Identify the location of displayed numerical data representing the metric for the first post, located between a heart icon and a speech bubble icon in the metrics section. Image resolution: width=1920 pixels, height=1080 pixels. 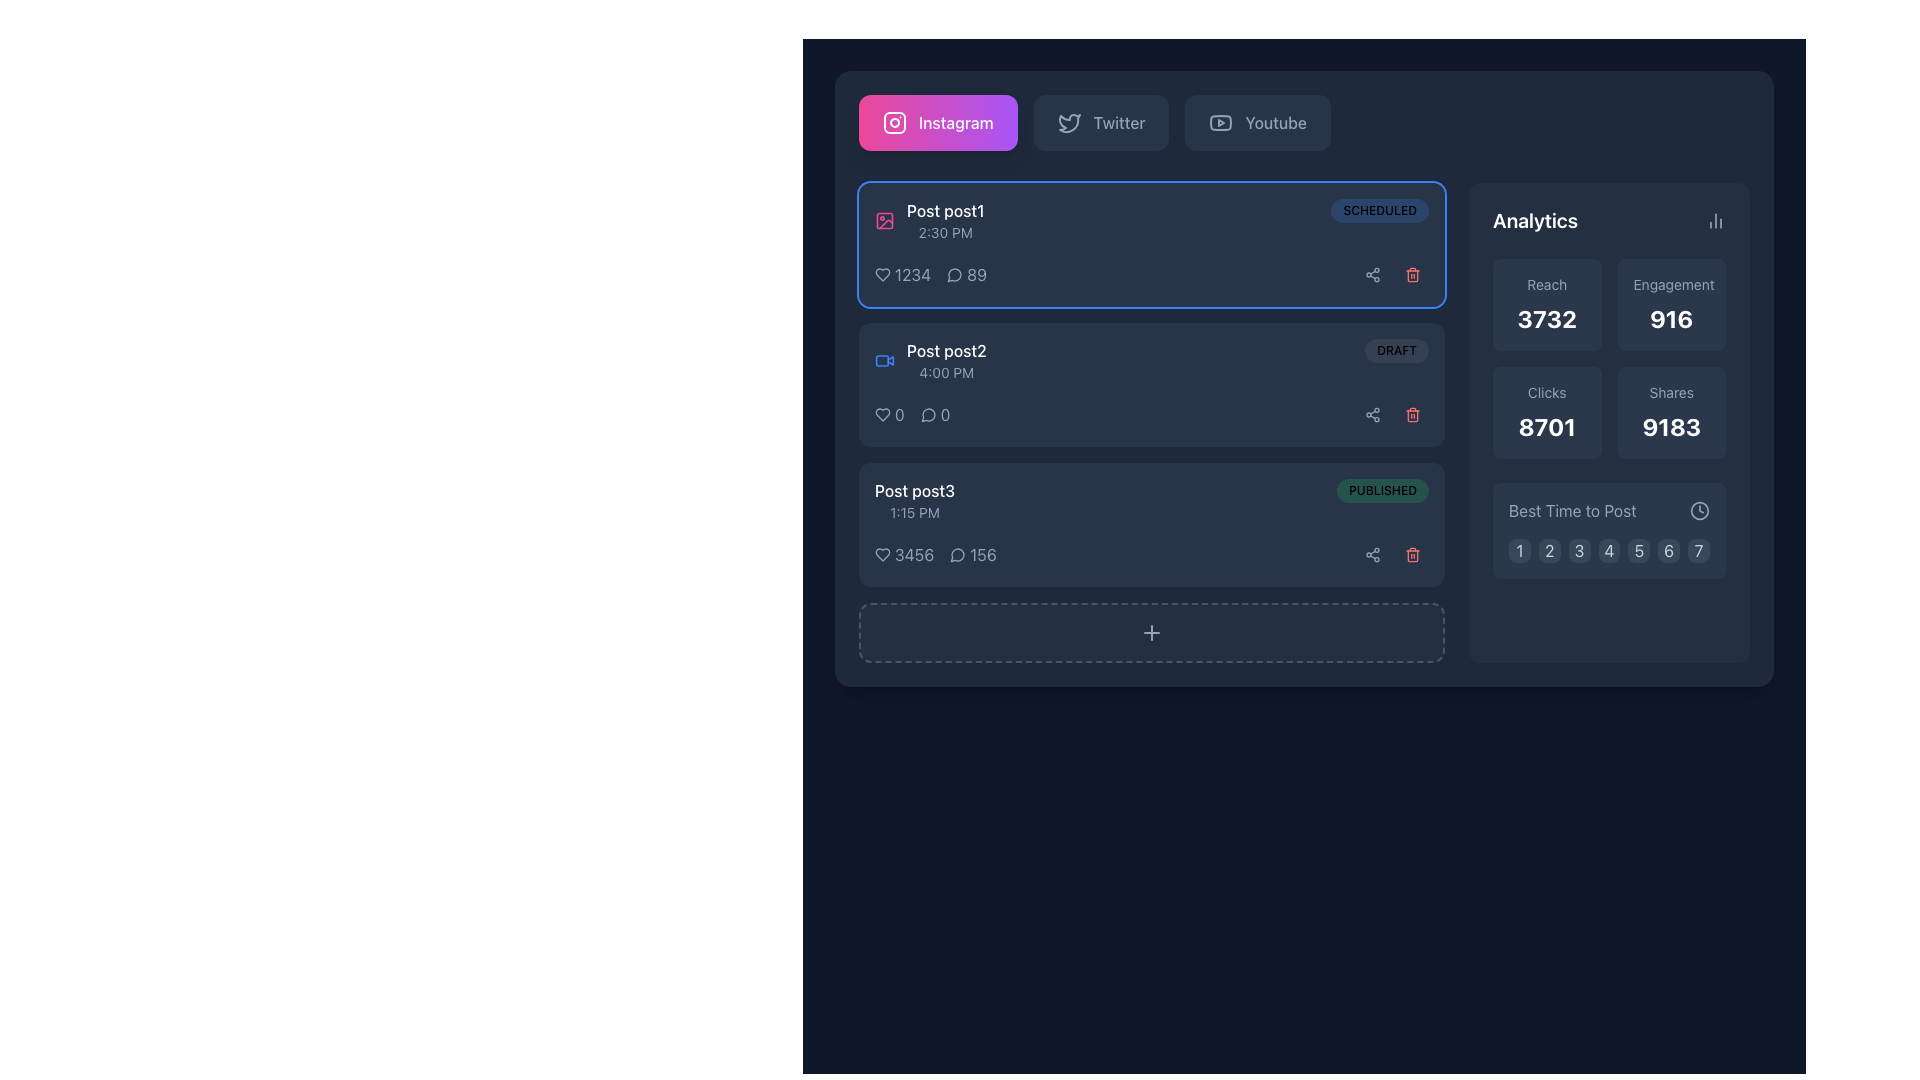
(930, 274).